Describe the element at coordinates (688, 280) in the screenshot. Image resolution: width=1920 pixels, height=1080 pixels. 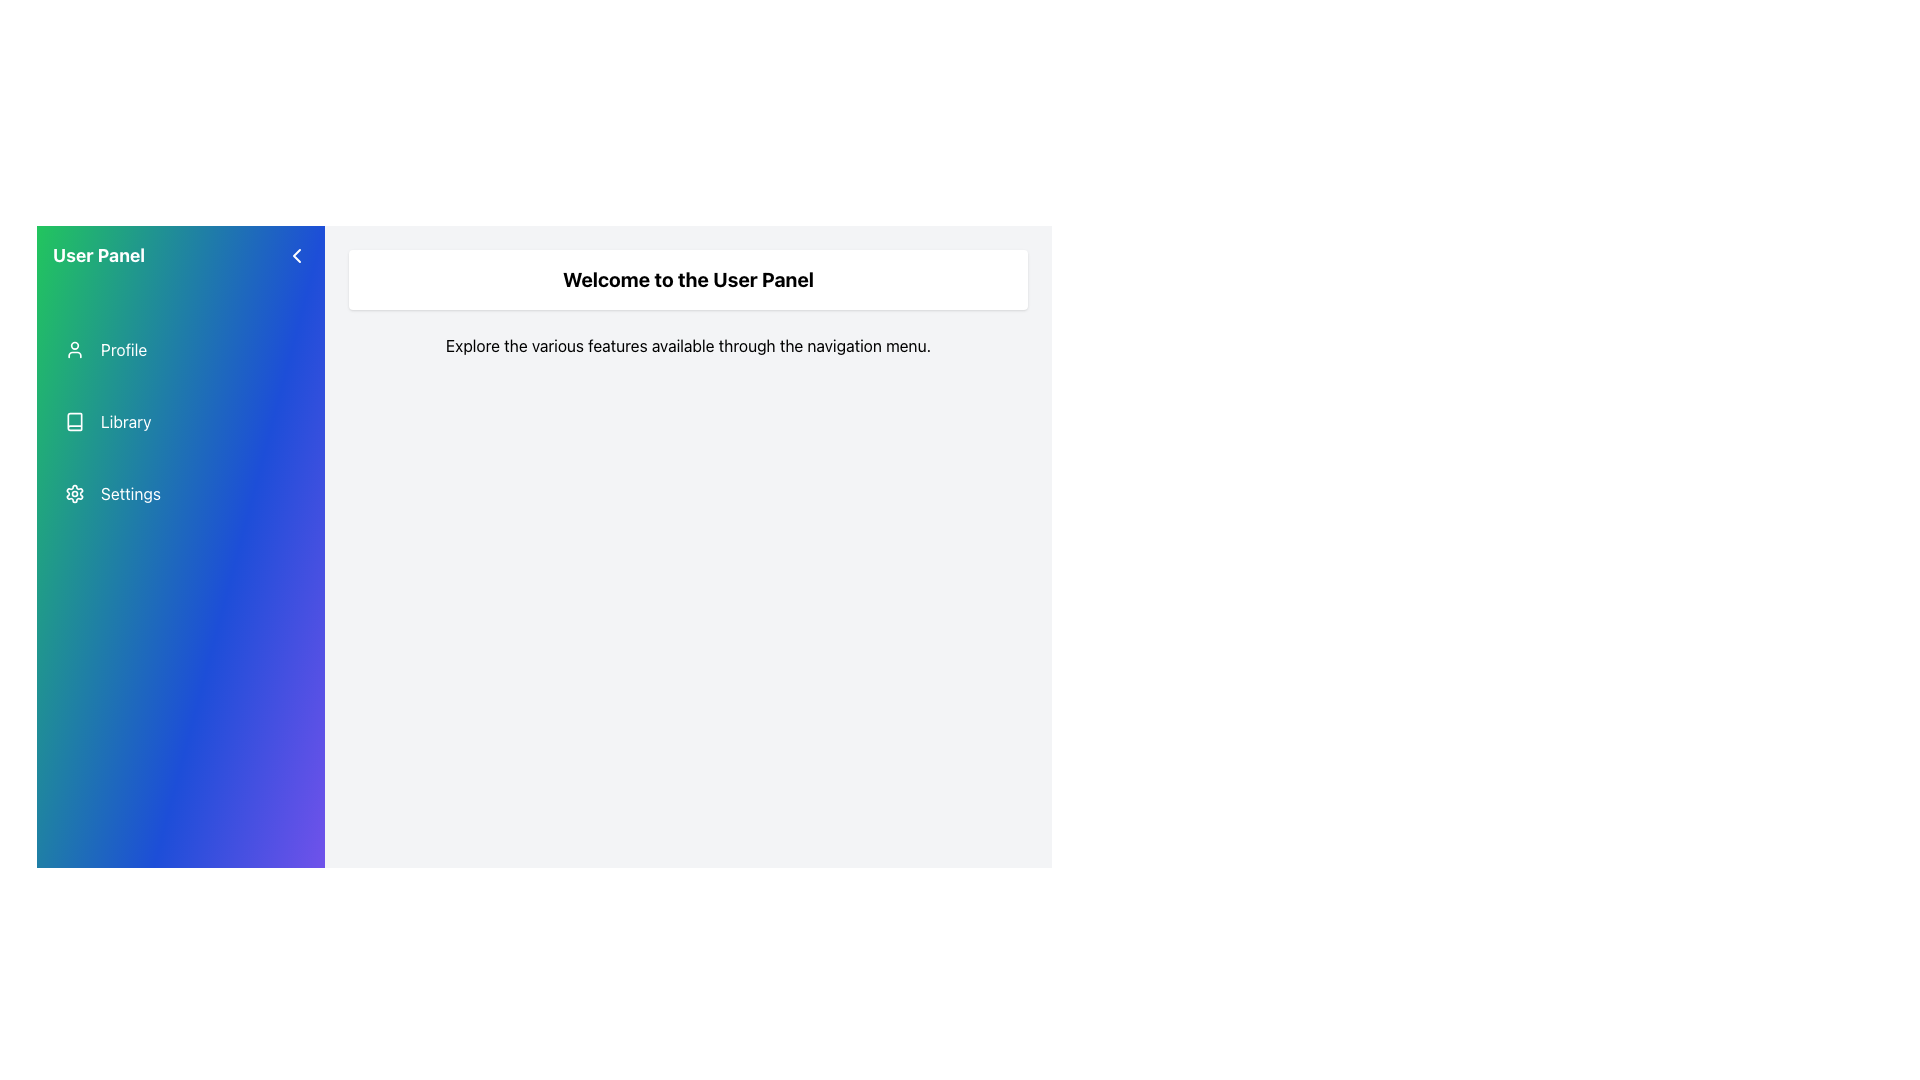
I see `the bold title 'Welcome to the User Panel' located at the top center of the main content area` at that location.